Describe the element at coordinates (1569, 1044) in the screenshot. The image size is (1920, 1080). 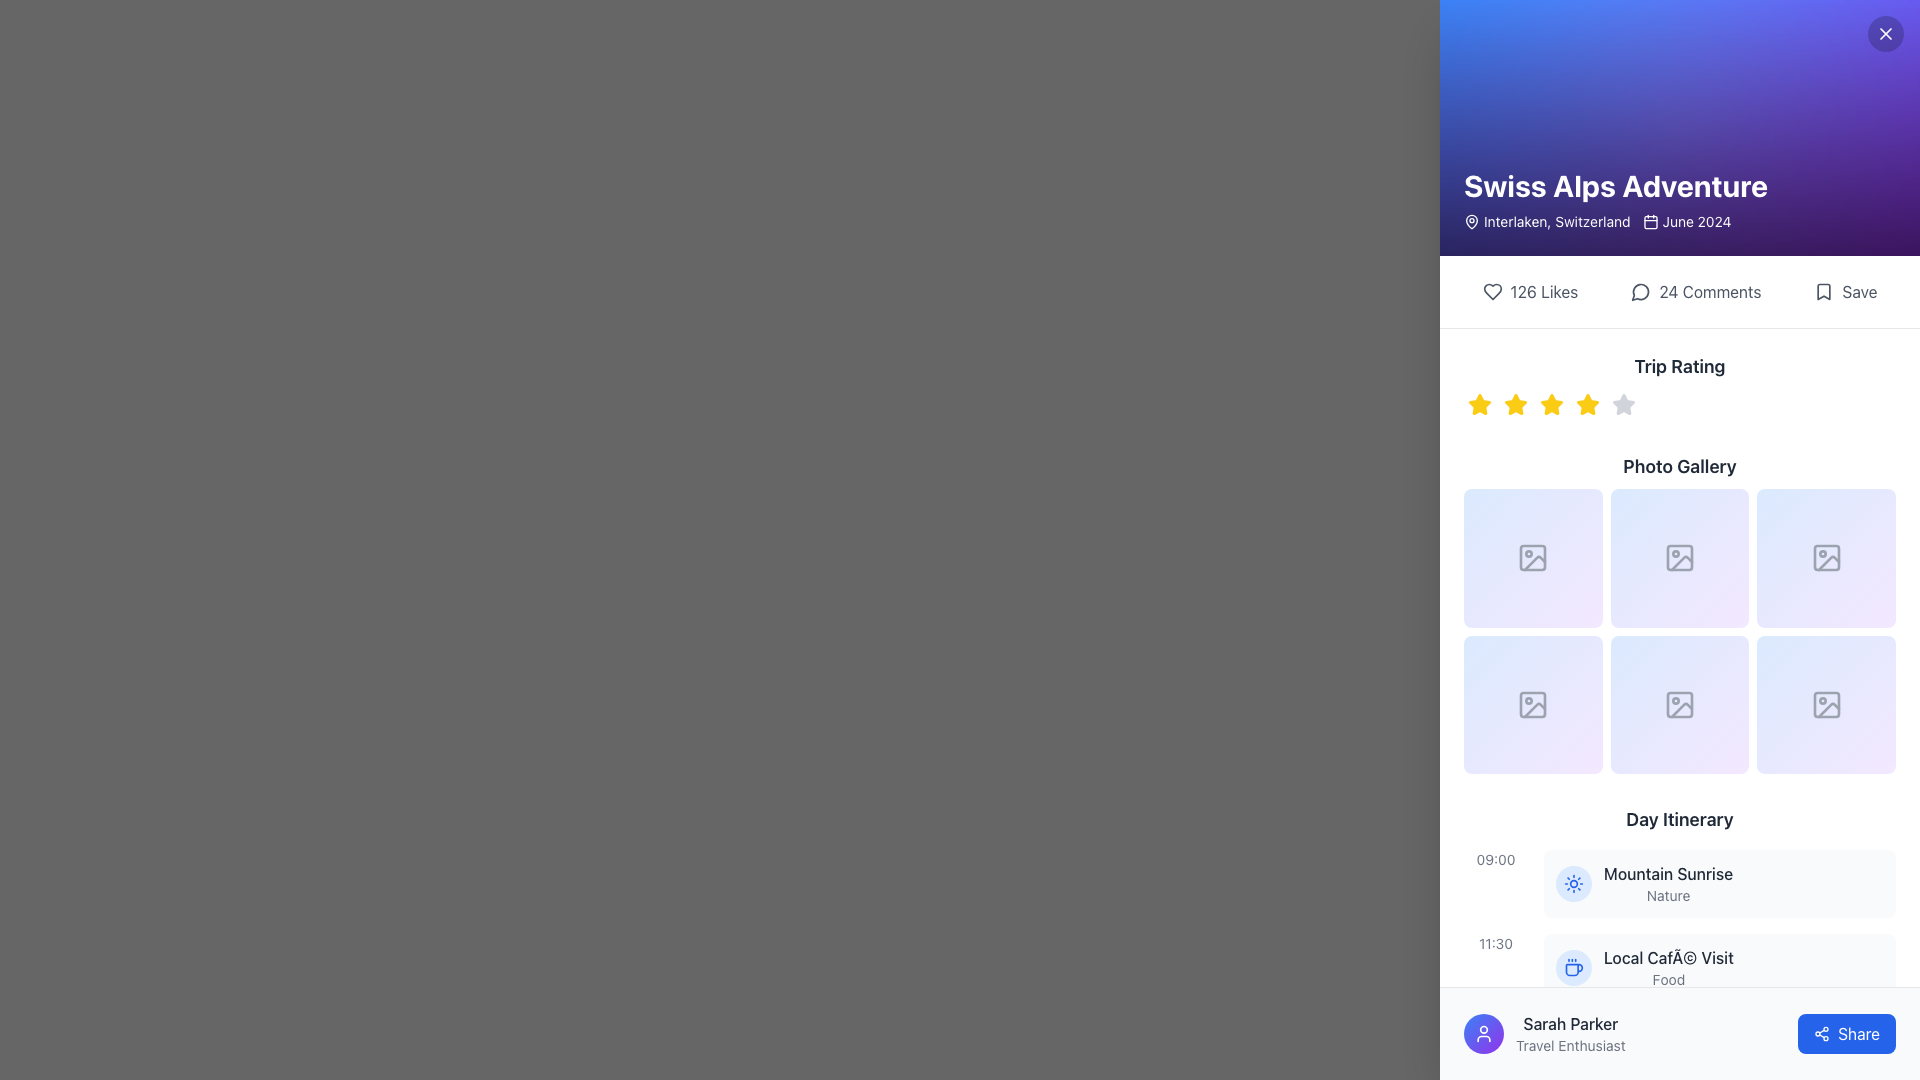
I see `descriptive text label located below 'Sarah Parker' in the information section` at that location.